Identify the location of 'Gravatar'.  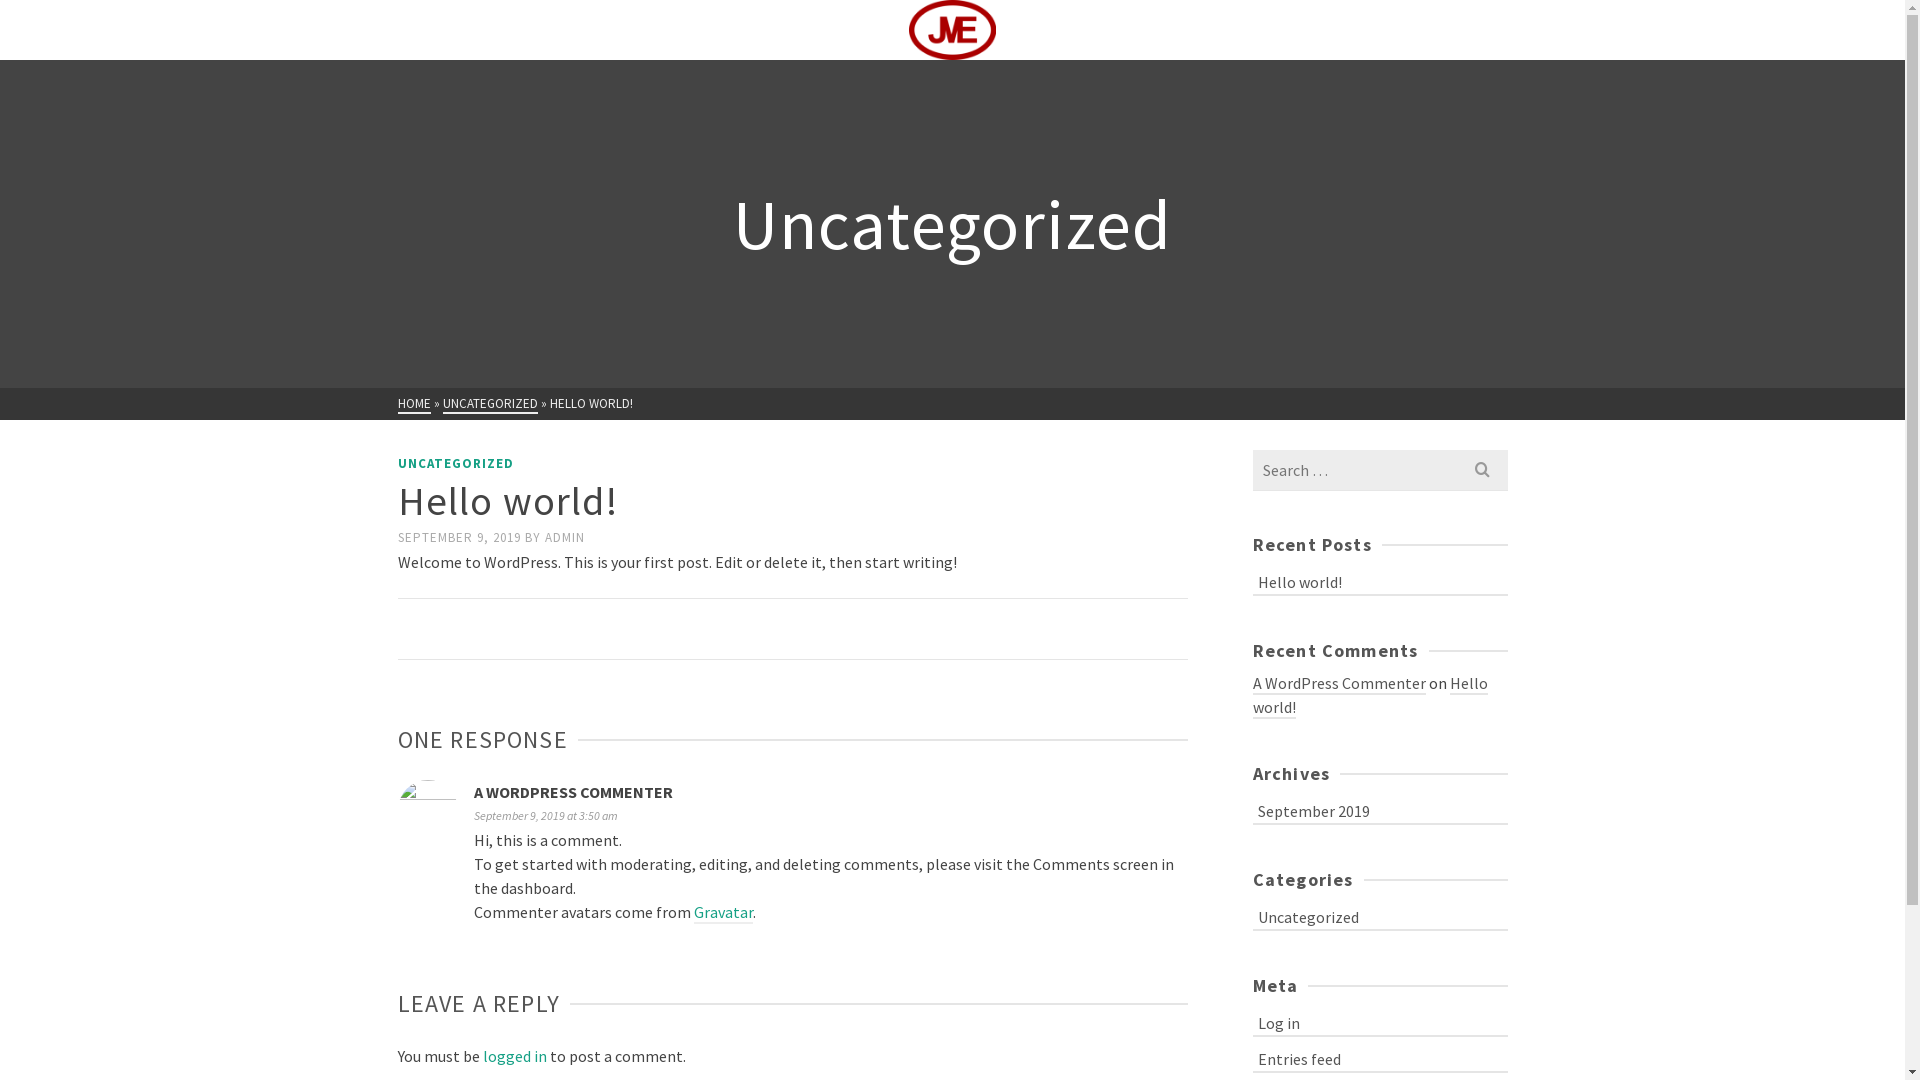
(722, 913).